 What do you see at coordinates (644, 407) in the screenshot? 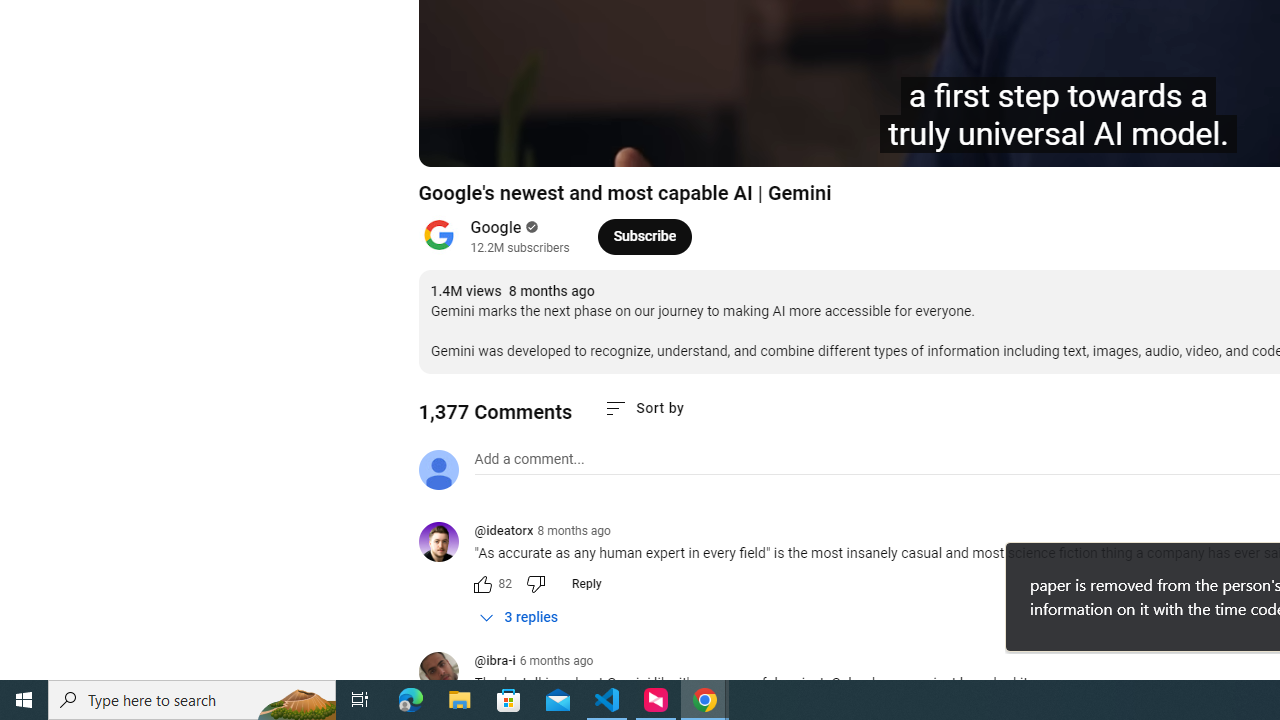
I see `'Sort comments'` at bounding box center [644, 407].